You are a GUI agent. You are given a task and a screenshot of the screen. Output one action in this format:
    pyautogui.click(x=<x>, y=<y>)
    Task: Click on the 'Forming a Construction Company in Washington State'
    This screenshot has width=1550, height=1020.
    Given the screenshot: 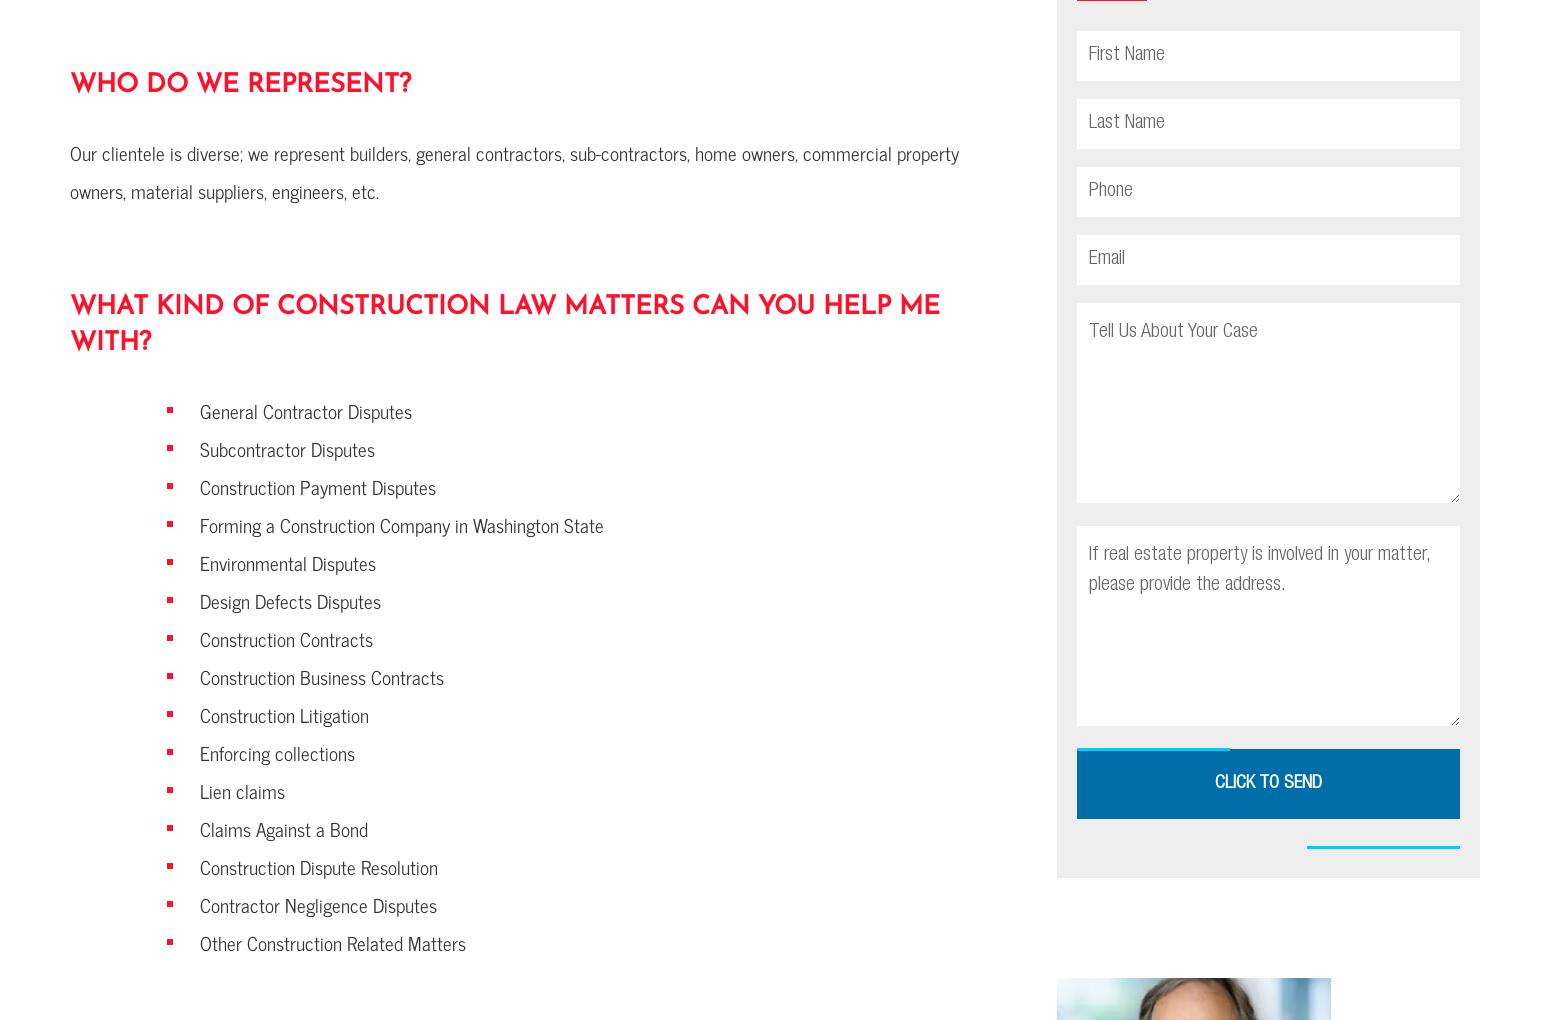 What is the action you would take?
    pyautogui.click(x=402, y=523)
    